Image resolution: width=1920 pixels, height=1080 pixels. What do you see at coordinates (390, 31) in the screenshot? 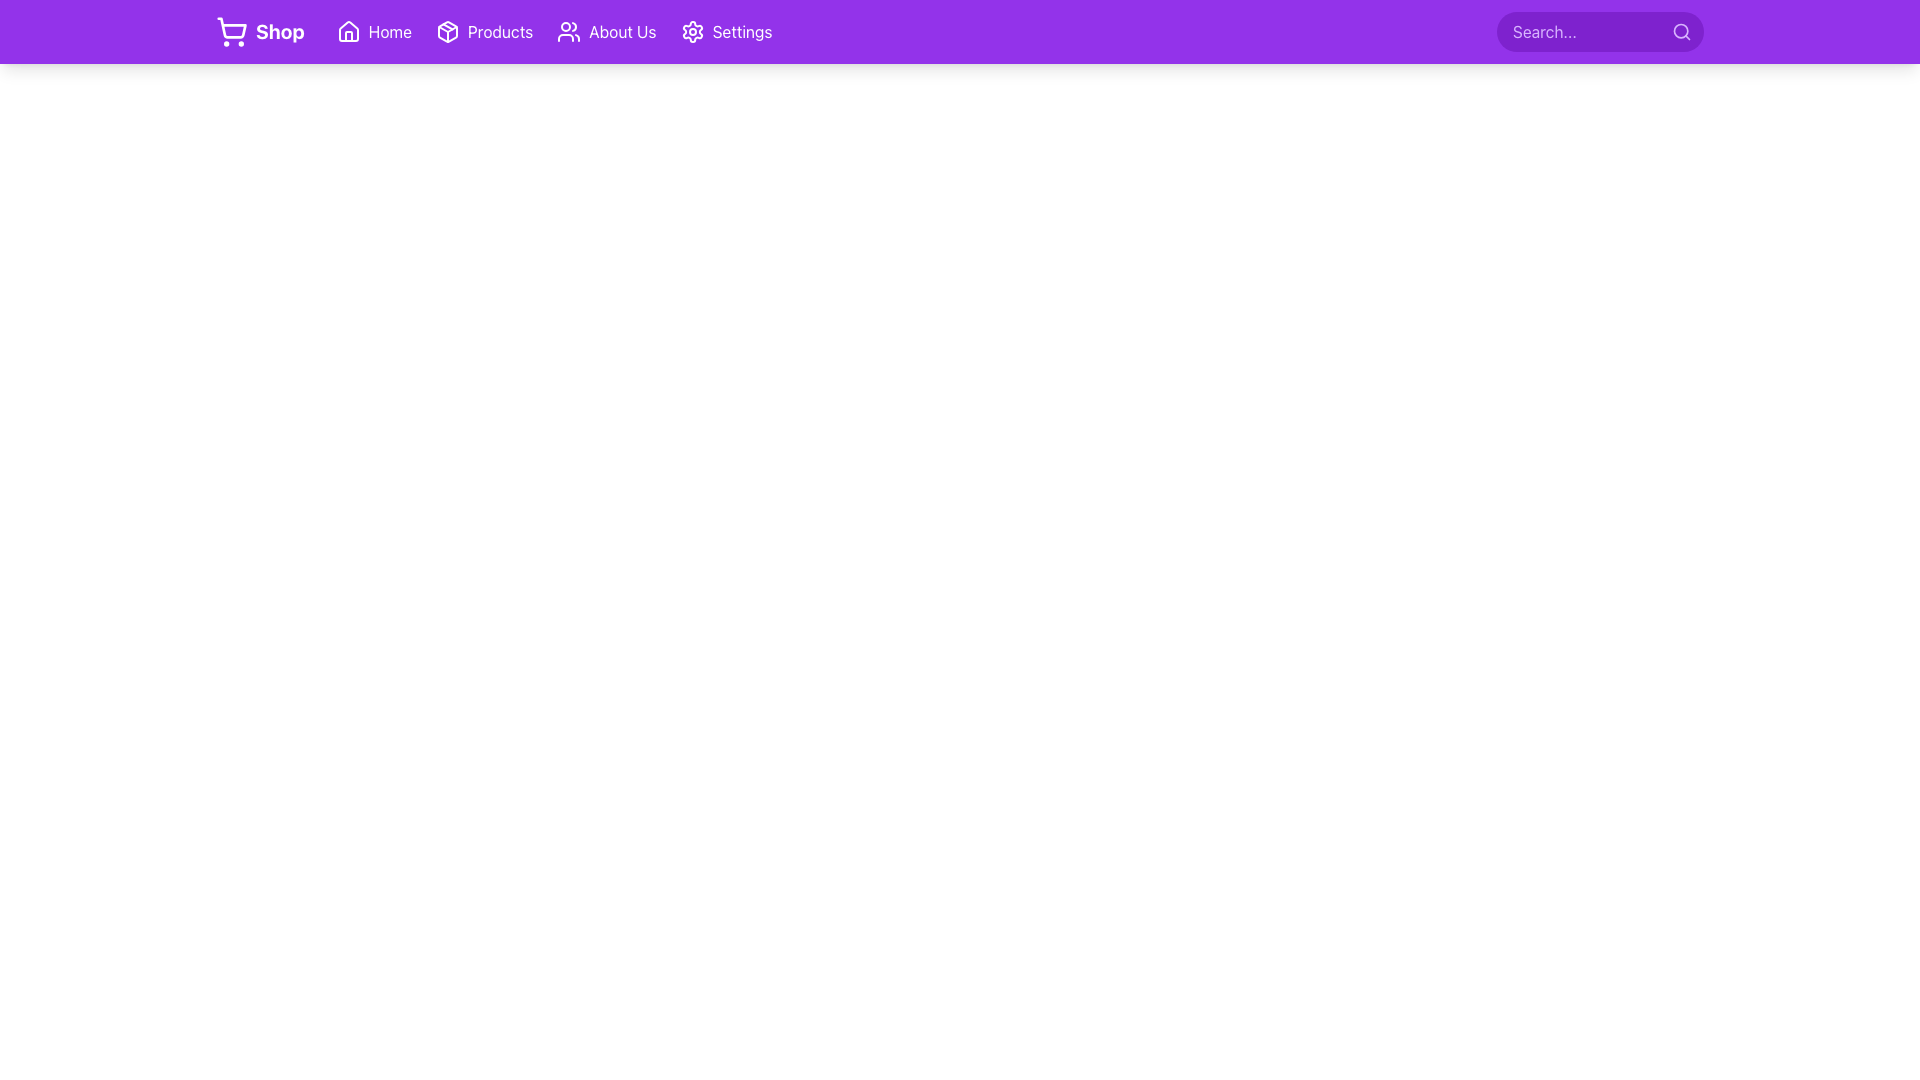
I see `the 'Home' text label, which is styled in white font on a purple background and is part of the top navigation bar` at bounding box center [390, 31].